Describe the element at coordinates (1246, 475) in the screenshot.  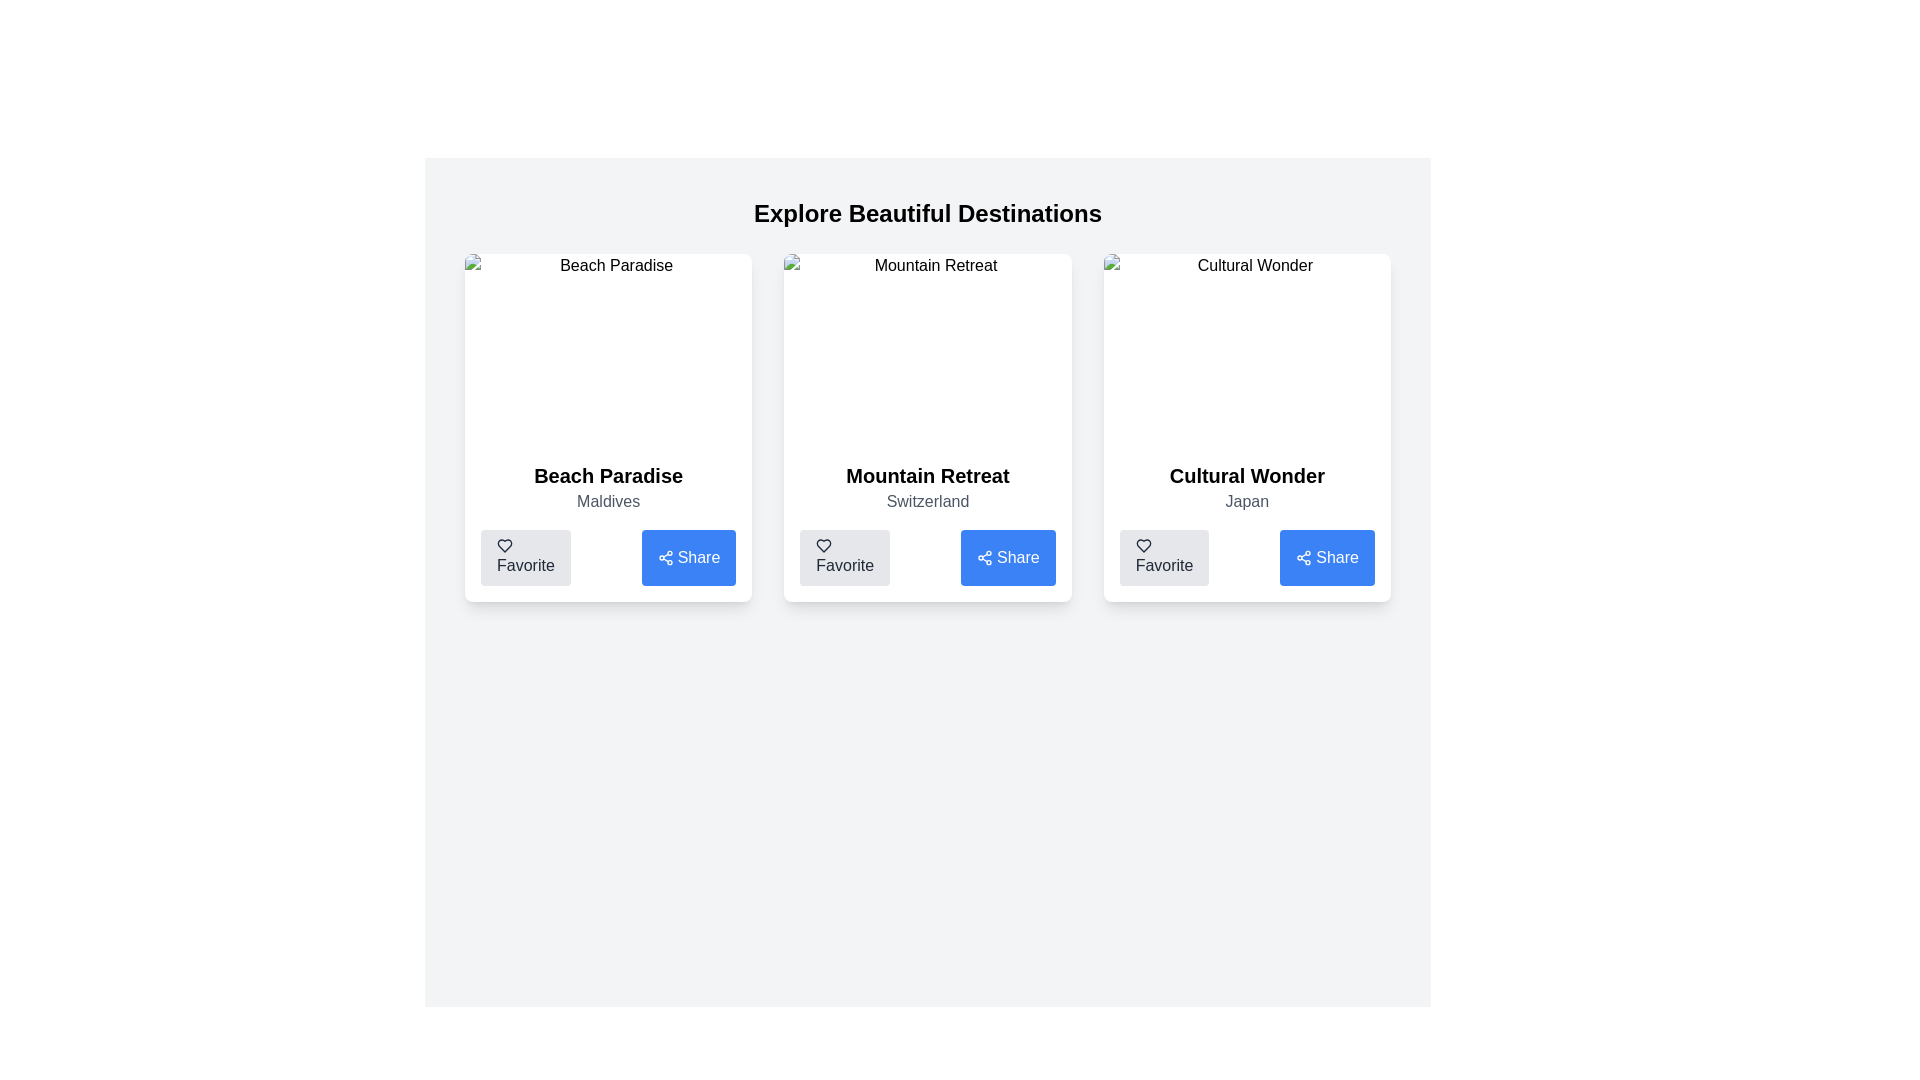
I see `the text label displaying 'Cultural Wonder', which is styled in bold and larger font, positioned in the third card above the 'Japan' text and aligned with buttons labeled 'Favorite' and 'Share'` at that location.